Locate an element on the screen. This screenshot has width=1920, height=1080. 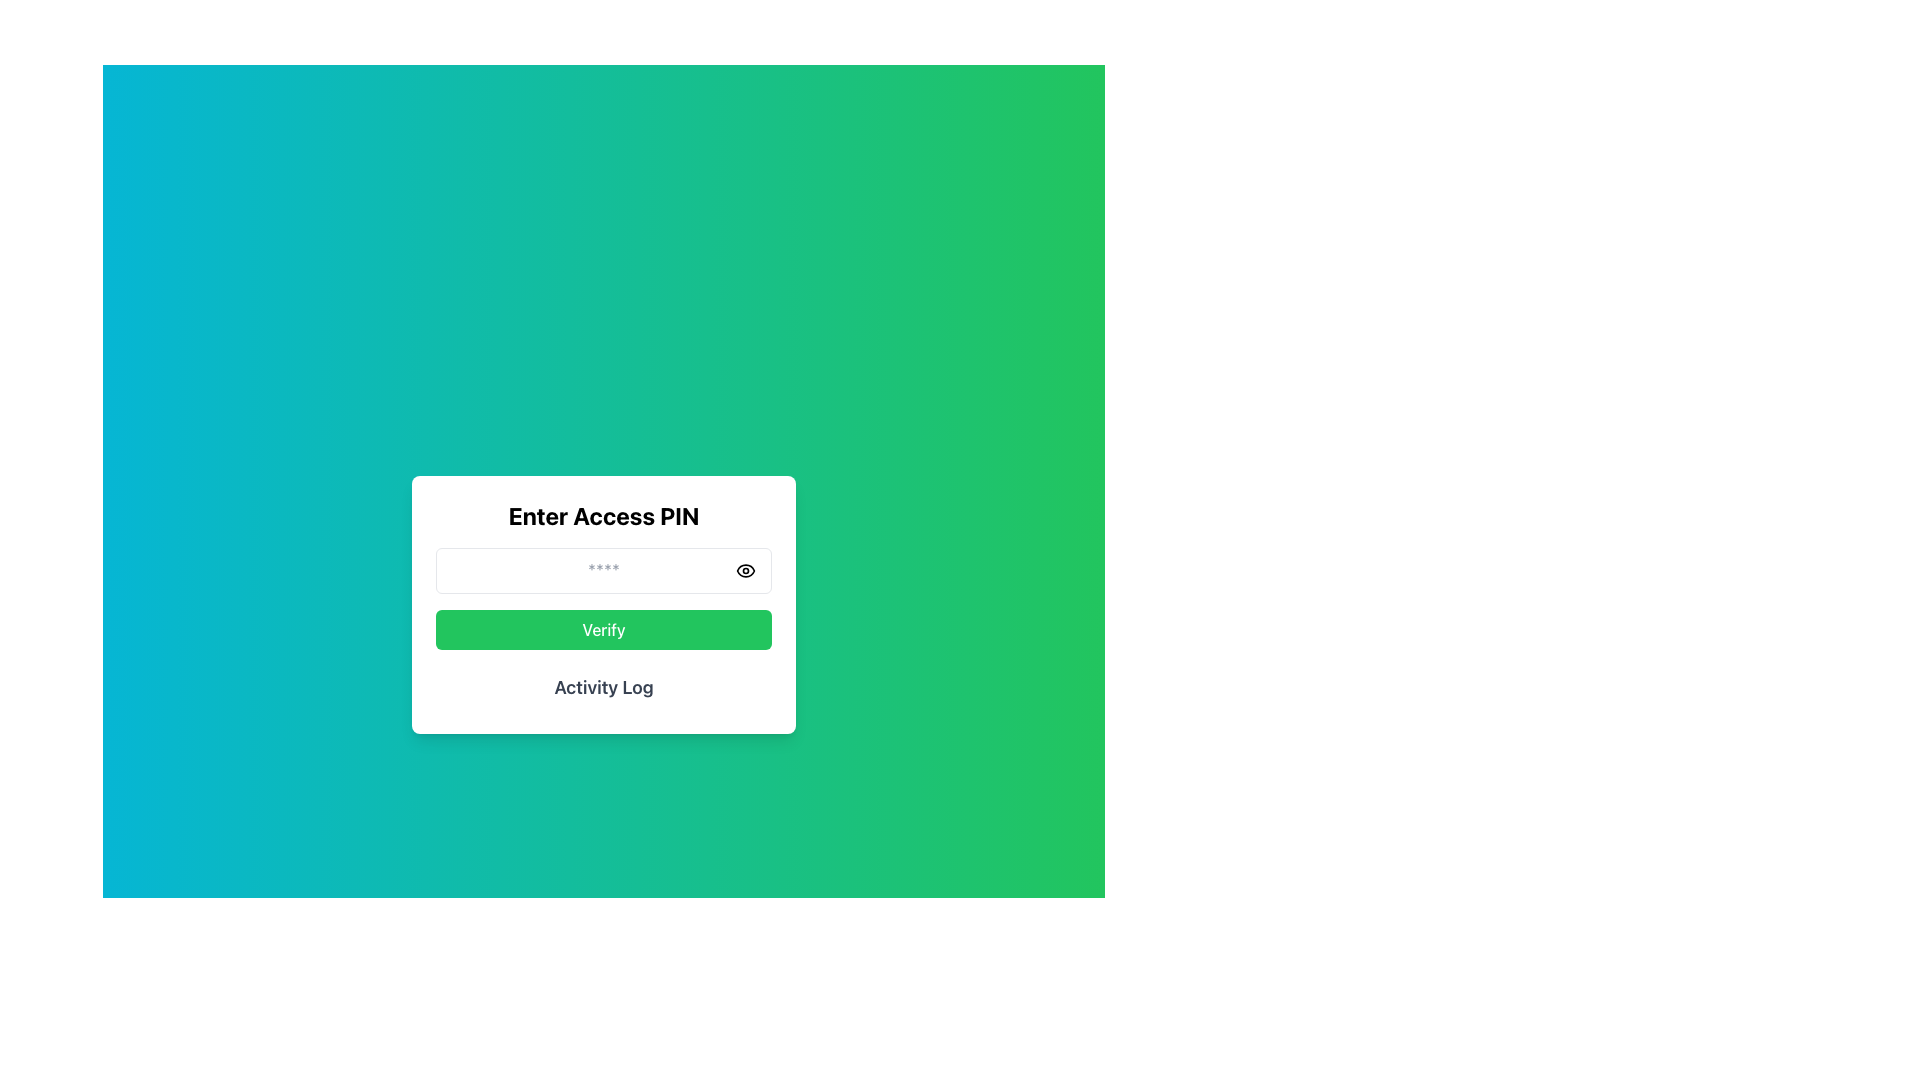
the text label displaying 'Enter Access PIN', which is bold and centered at the top of the card component is located at coordinates (603, 515).